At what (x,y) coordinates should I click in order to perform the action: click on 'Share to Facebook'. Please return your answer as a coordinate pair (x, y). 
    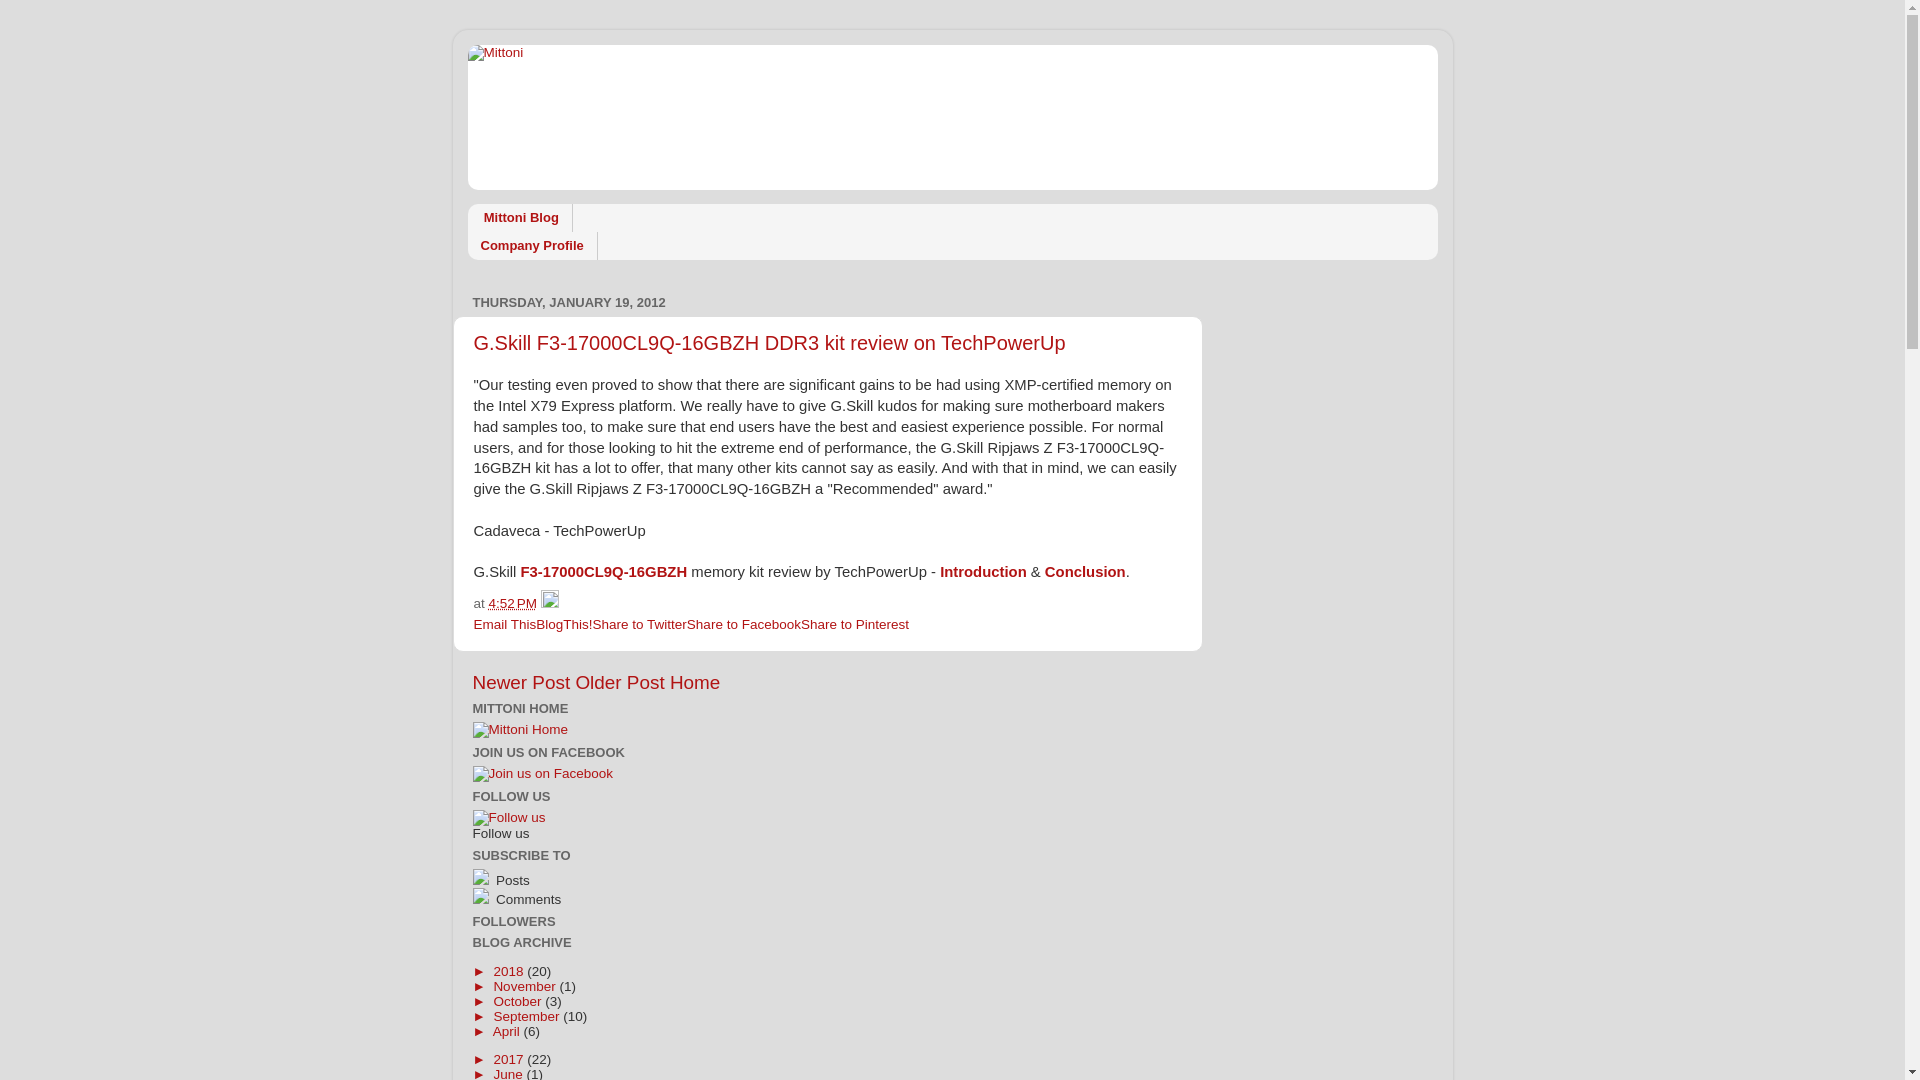
    Looking at the image, I should click on (743, 623).